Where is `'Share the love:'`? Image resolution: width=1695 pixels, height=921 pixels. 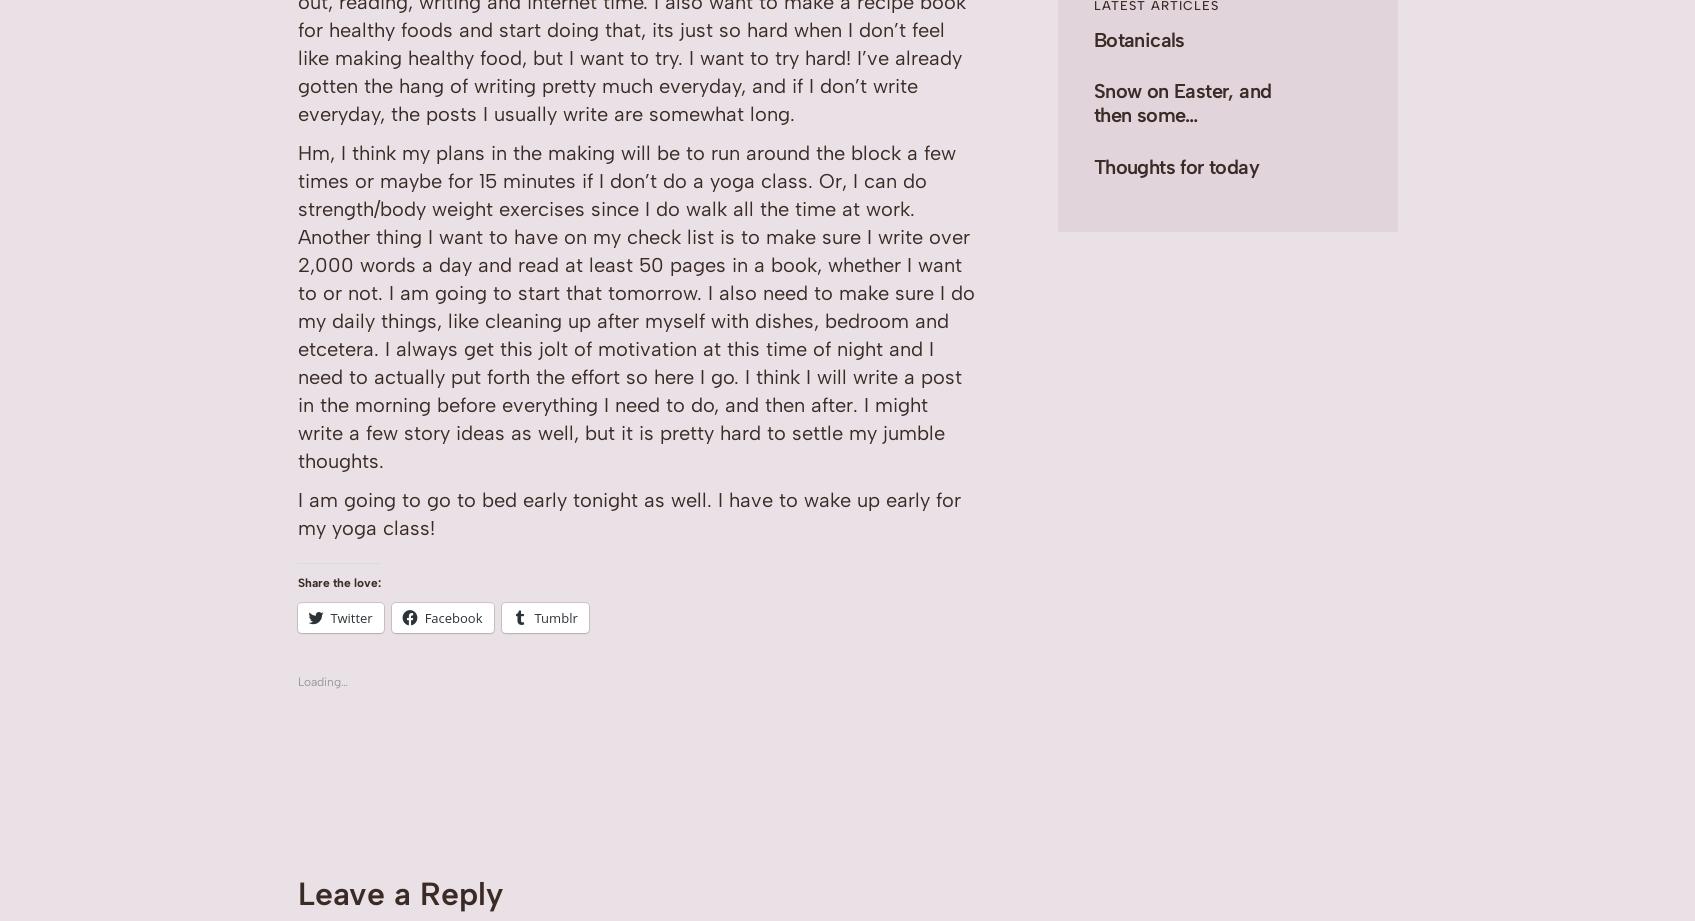
'Share the love:' is located at coordinates (337, 580).